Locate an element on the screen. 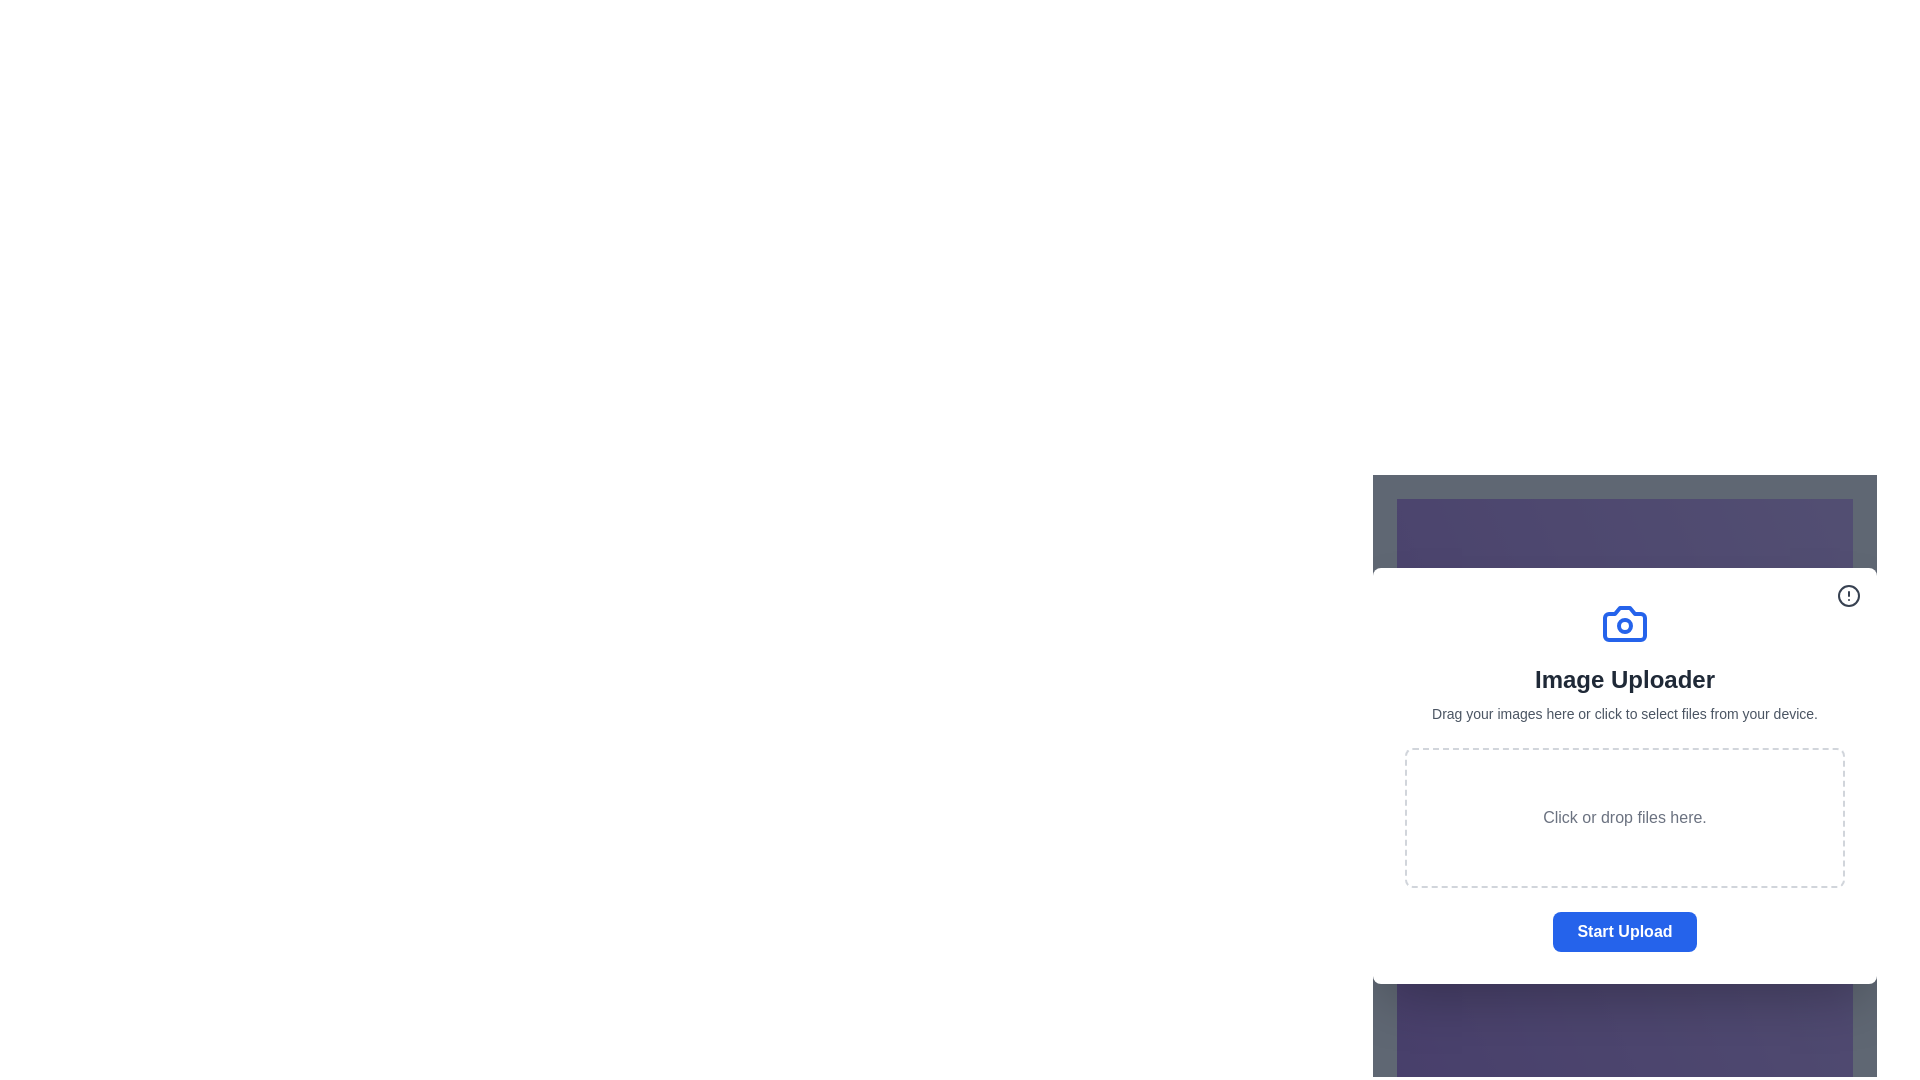  and drop files into the modal content section designated for image uploads, located at the center of the modal window is located at coordinates (1625, 774).